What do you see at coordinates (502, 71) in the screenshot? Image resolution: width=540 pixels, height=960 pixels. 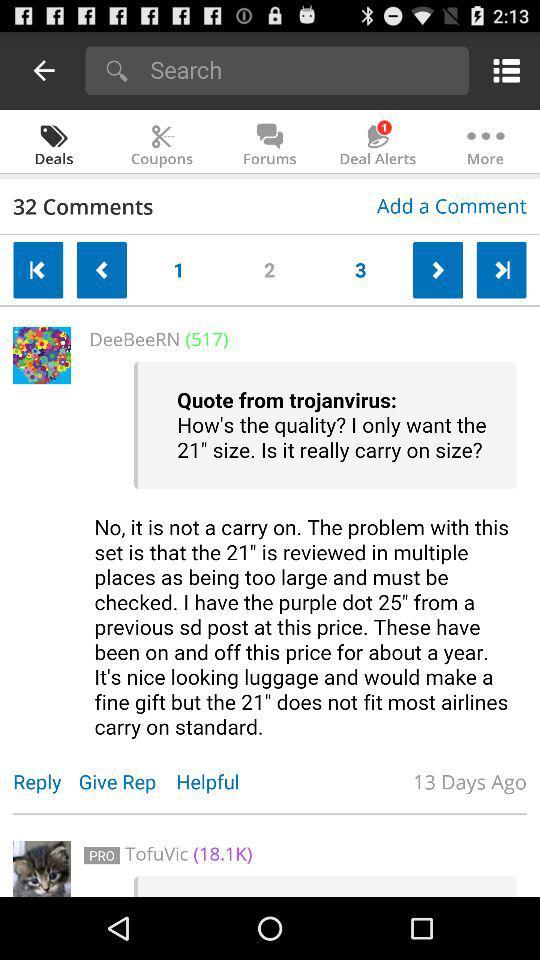 I see `a menu option on which is on the top right corner of the page` at bounding box center [502, 71].